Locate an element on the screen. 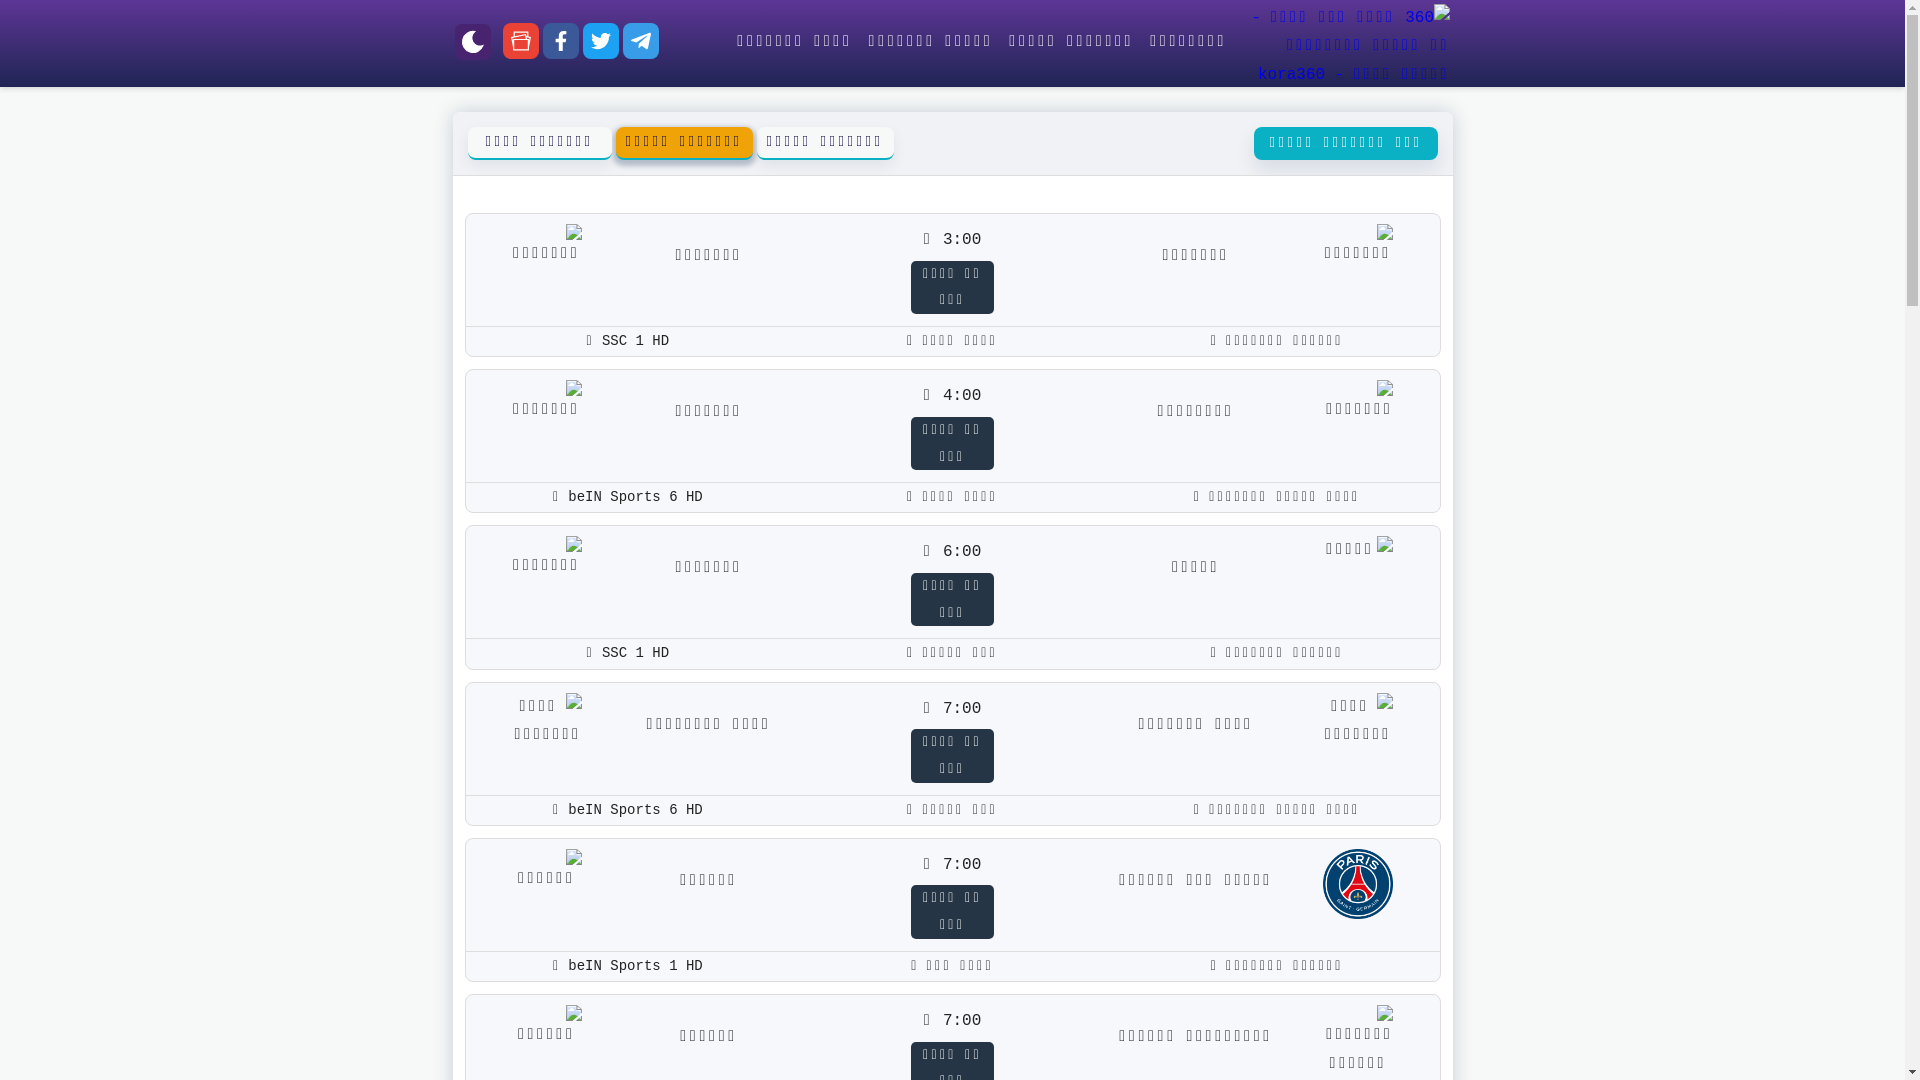 Image resolution: width=1920 pixels, height=1080 pixels. 'facebook' is located at coordinates (560, 45).